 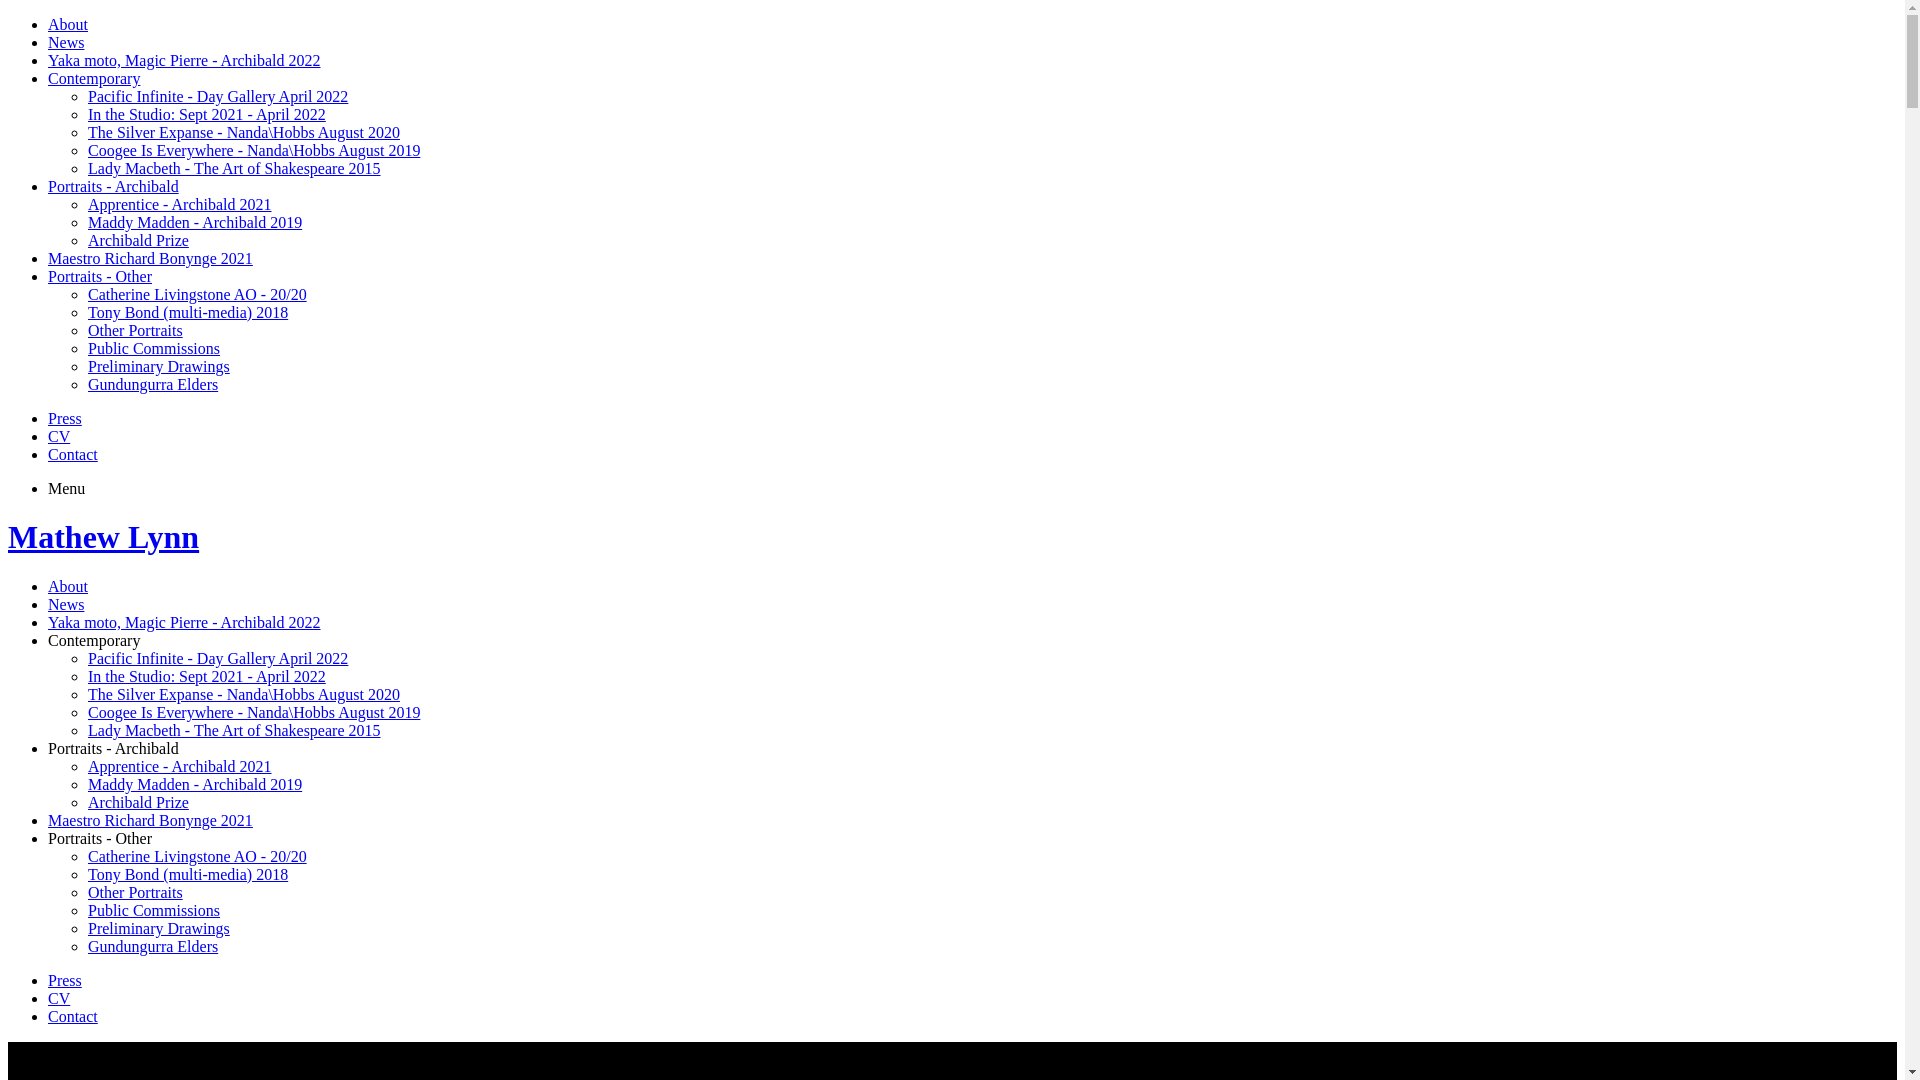 I want to click on 'Contact', so click(x=72, y=454).